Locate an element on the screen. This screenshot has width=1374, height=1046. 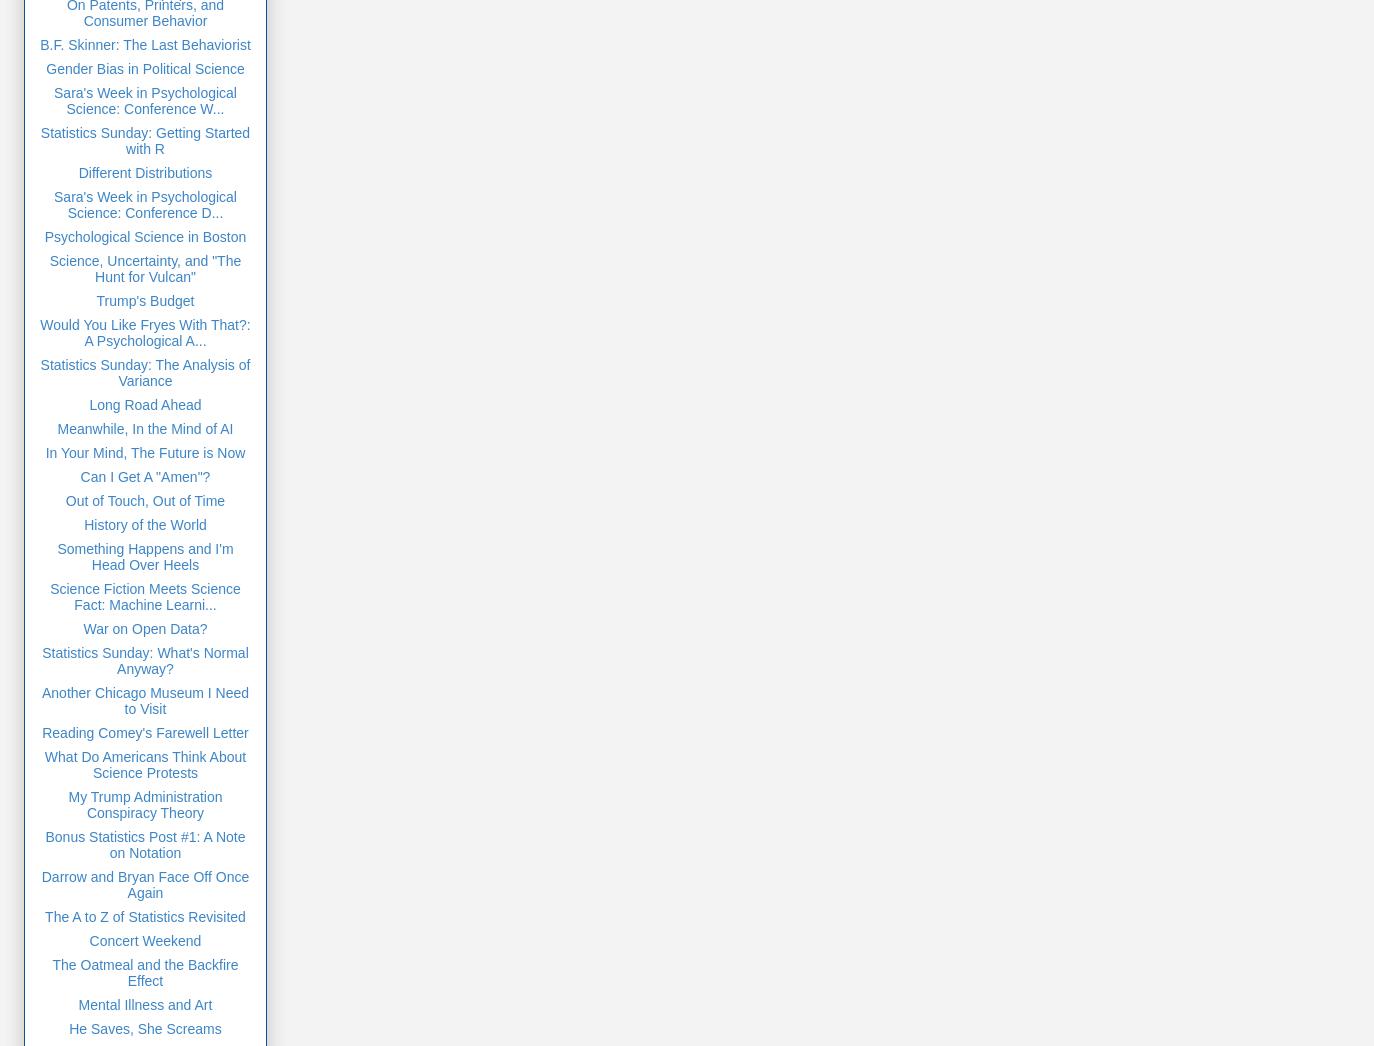
'Long Road Ahead' is located at coordinates (88, 403).